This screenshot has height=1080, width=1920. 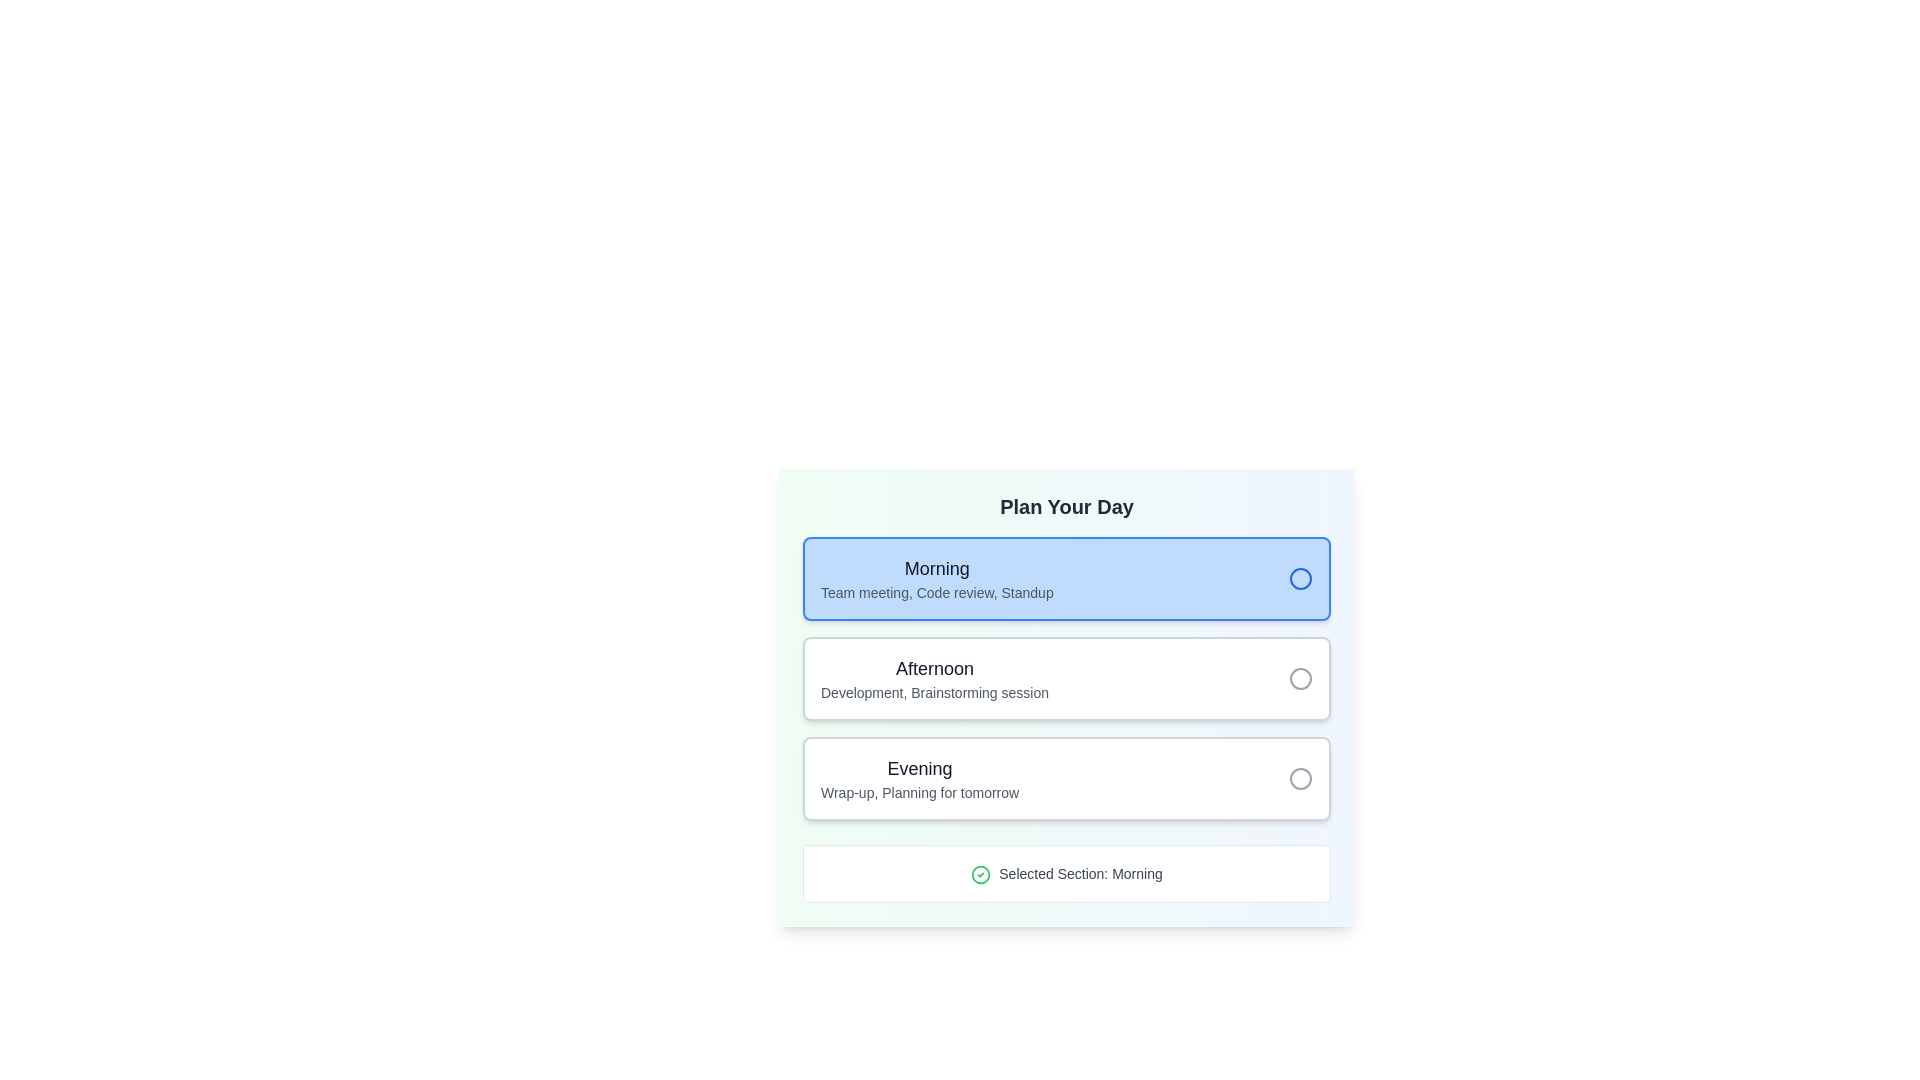 What do you see at coordinates (1065, 778) in the screenshot?
I see `the information card labeled 'Evening' which describes the time period with 'Wrap-up, Planning for tomorrow.' This card is the third item in a vertical list below 'Morning' and 'Afternoon.'` at bounding box center [1065, 778].